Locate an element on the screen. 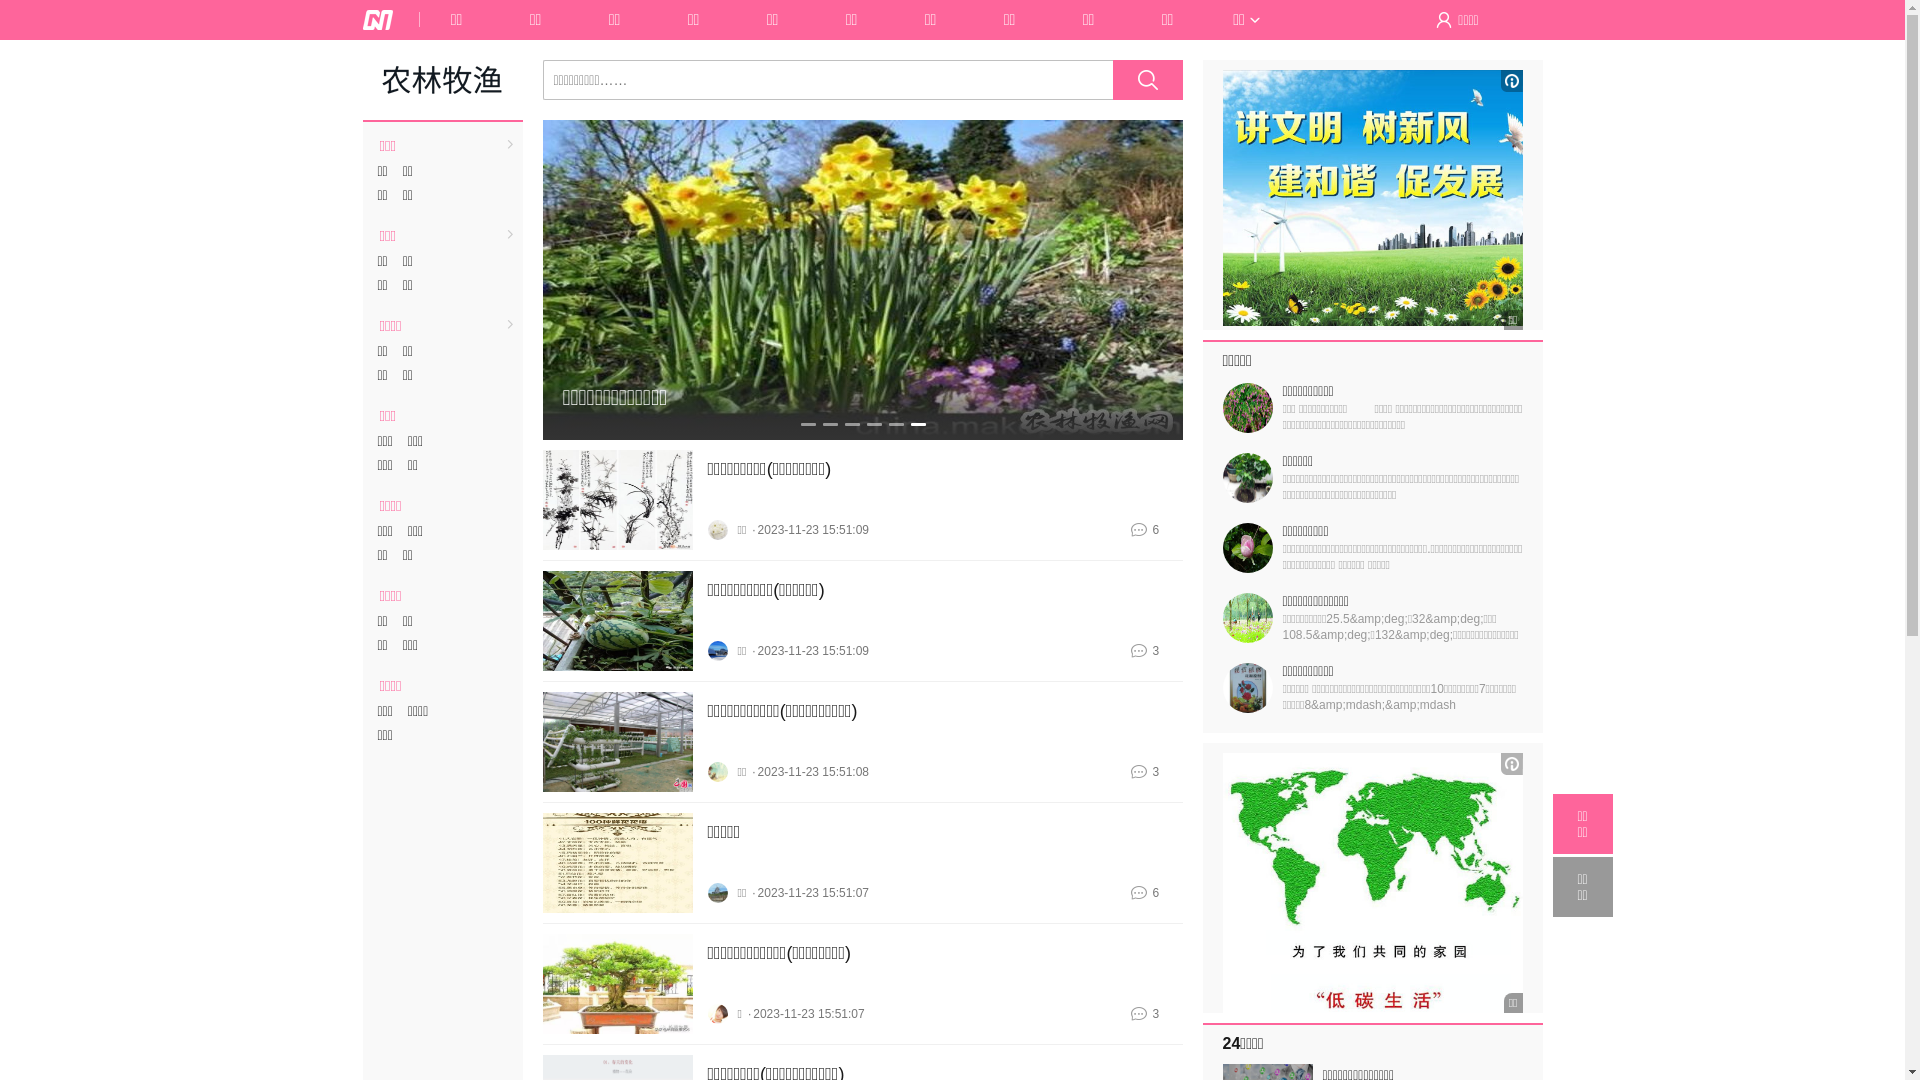 The height and width of the screenshot is (1080, 1920). '3' is located at coordinates (1156, 1014).